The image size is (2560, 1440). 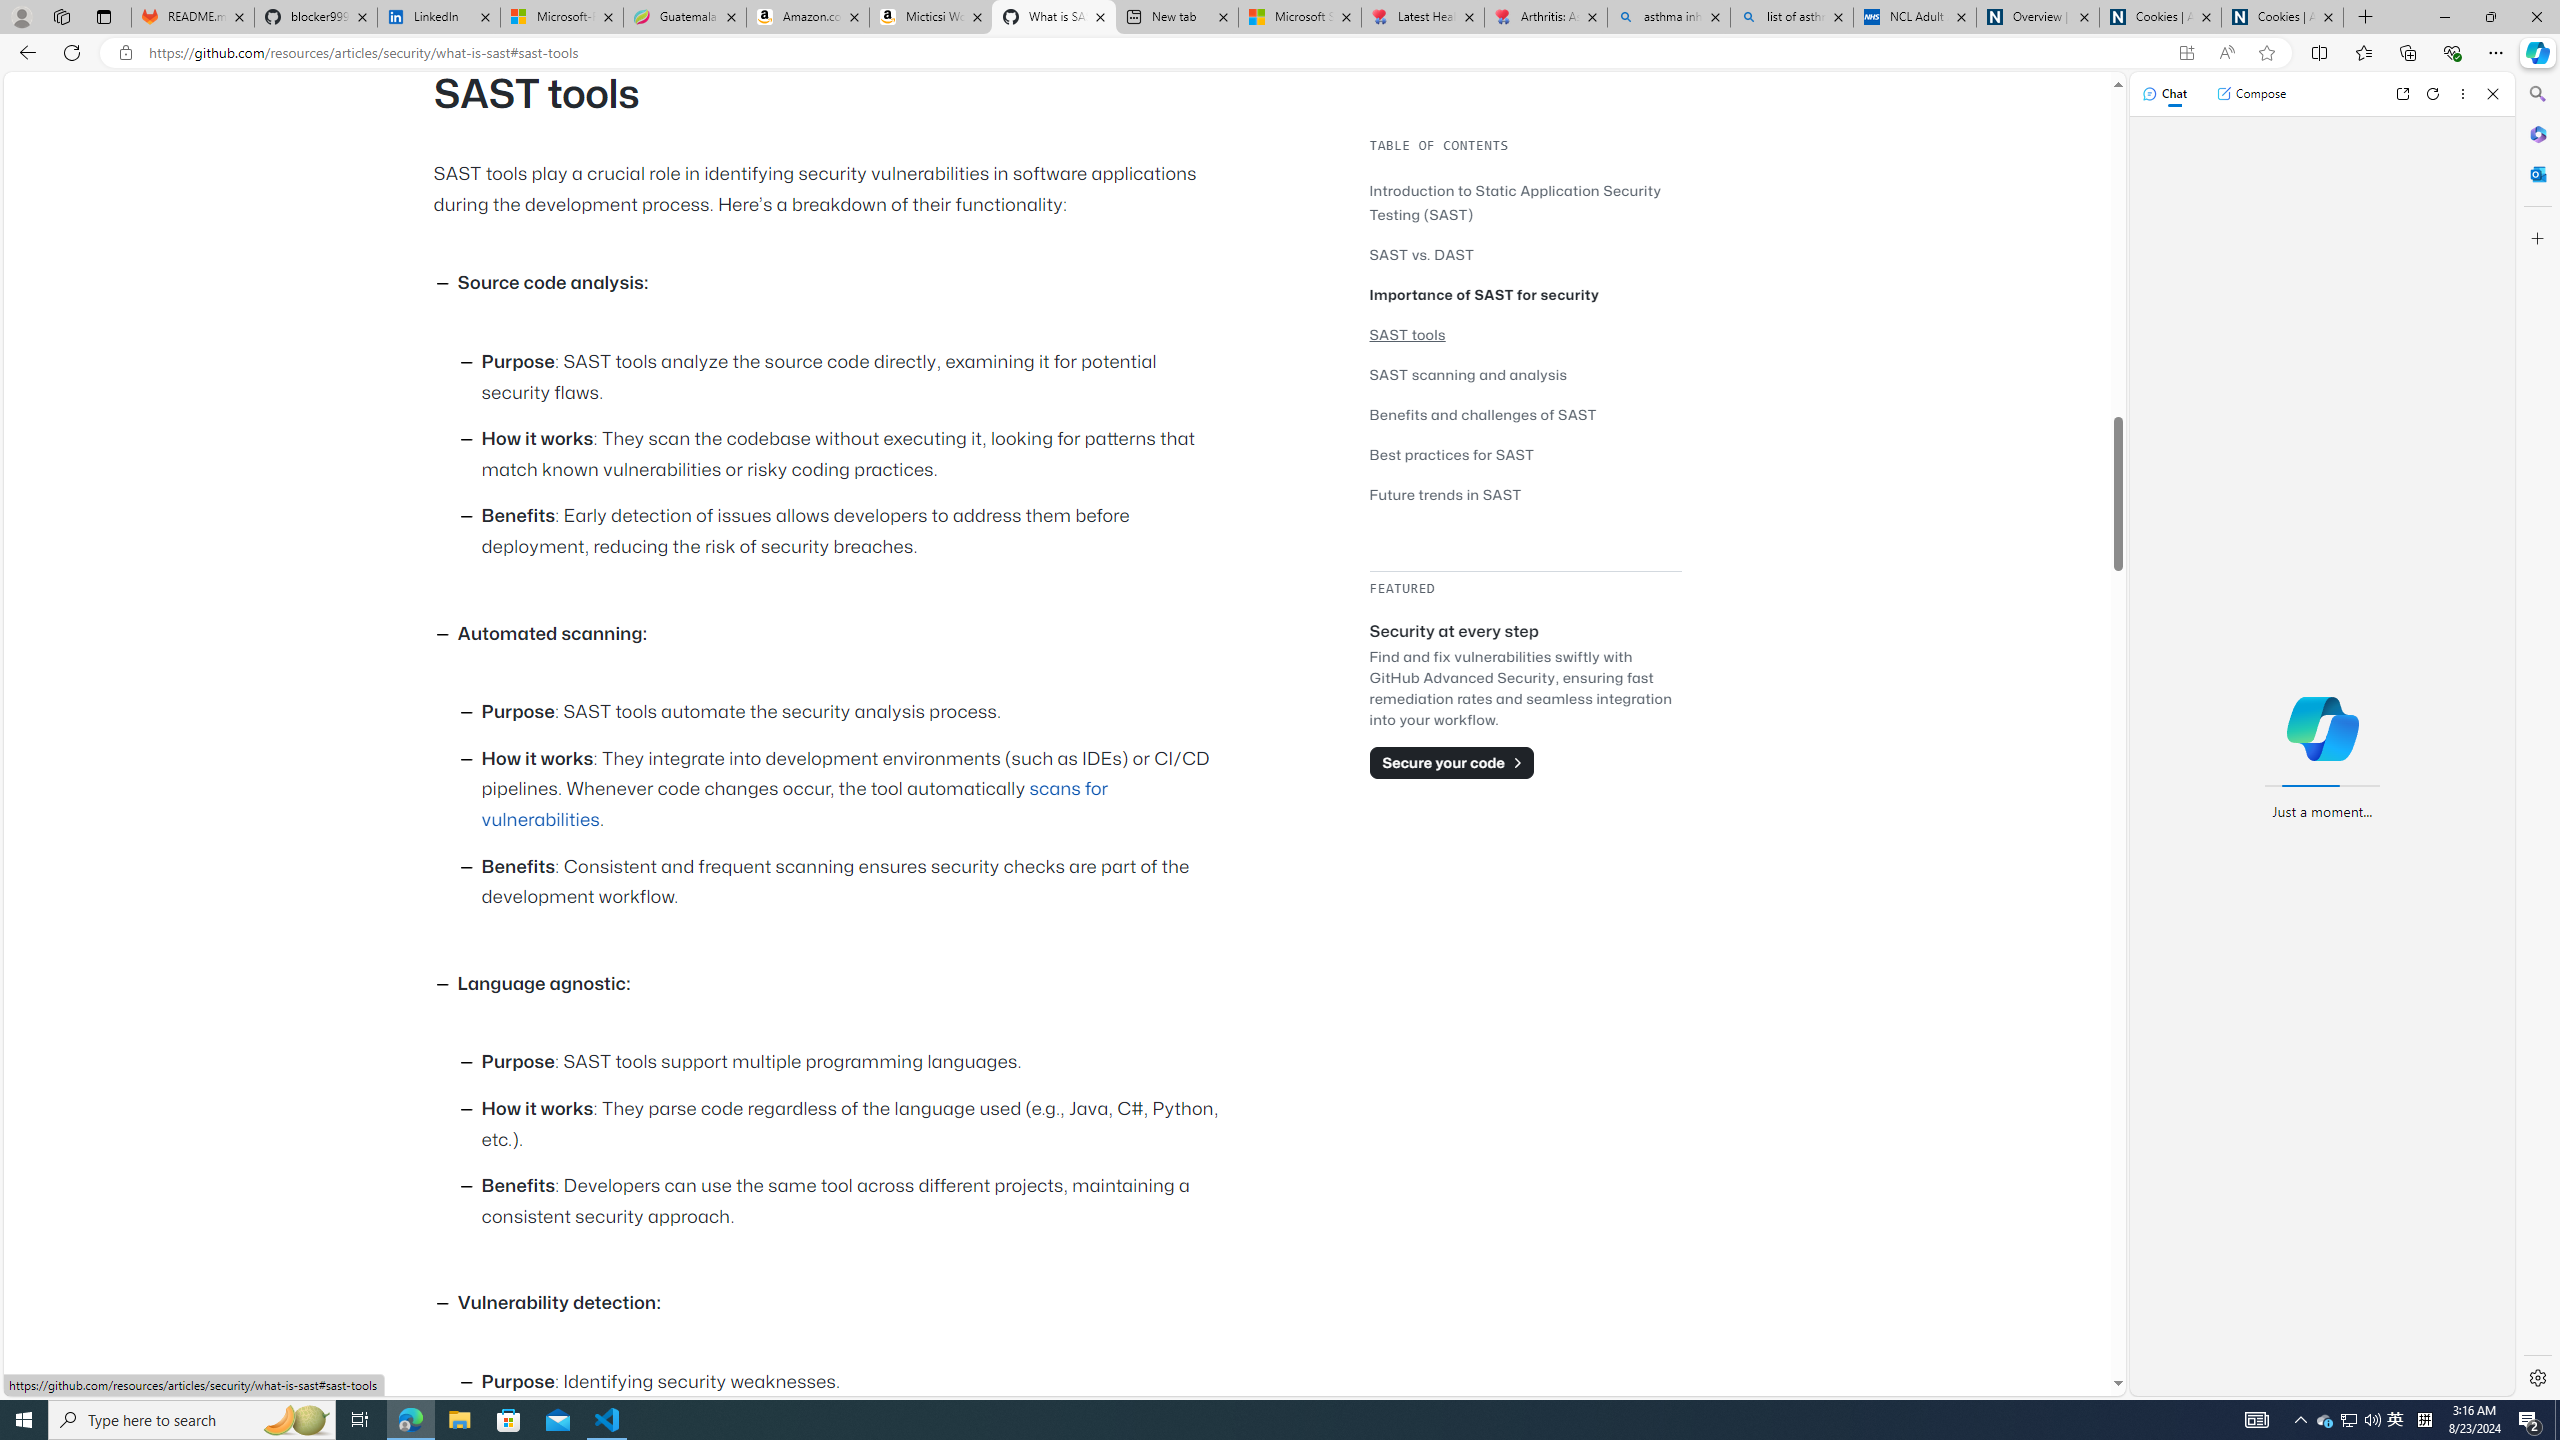 What do you see at coordinates (1467, 374) in the screenshot?
I see `'SAST scanning and analysis'` at bounding box center [1467, 374].